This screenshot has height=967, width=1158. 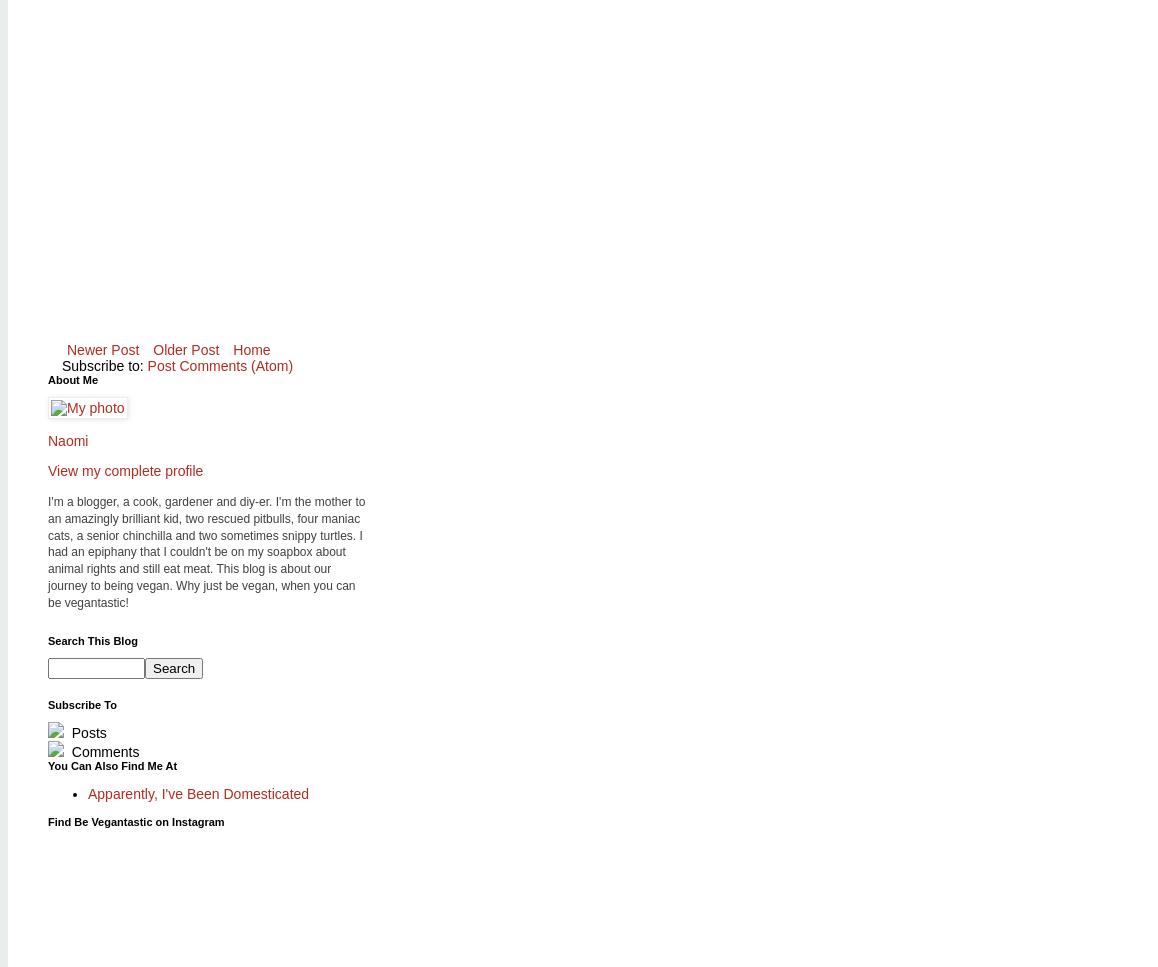 I want to click on 'Apparently, I've Been Domesticated', so click(x=198, y=792).